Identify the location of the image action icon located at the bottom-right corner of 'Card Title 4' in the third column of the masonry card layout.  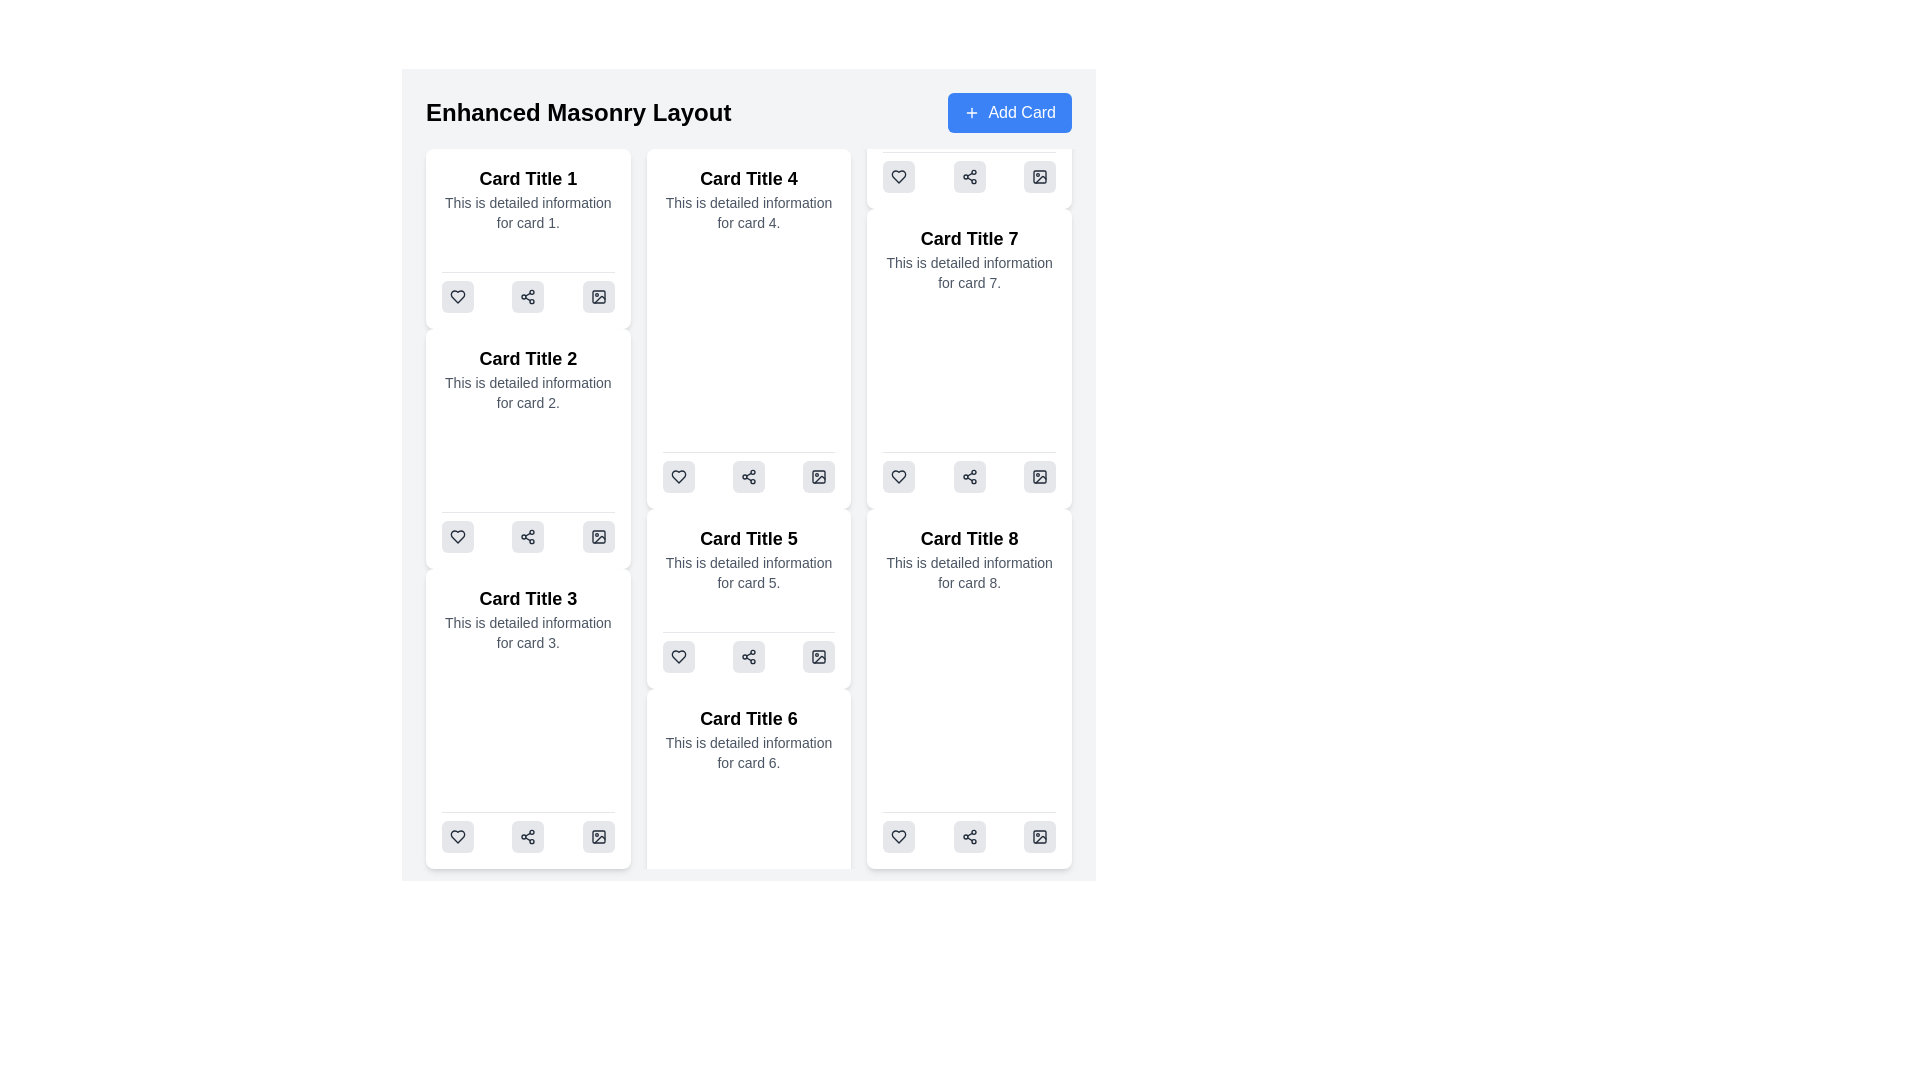
(819, 477).